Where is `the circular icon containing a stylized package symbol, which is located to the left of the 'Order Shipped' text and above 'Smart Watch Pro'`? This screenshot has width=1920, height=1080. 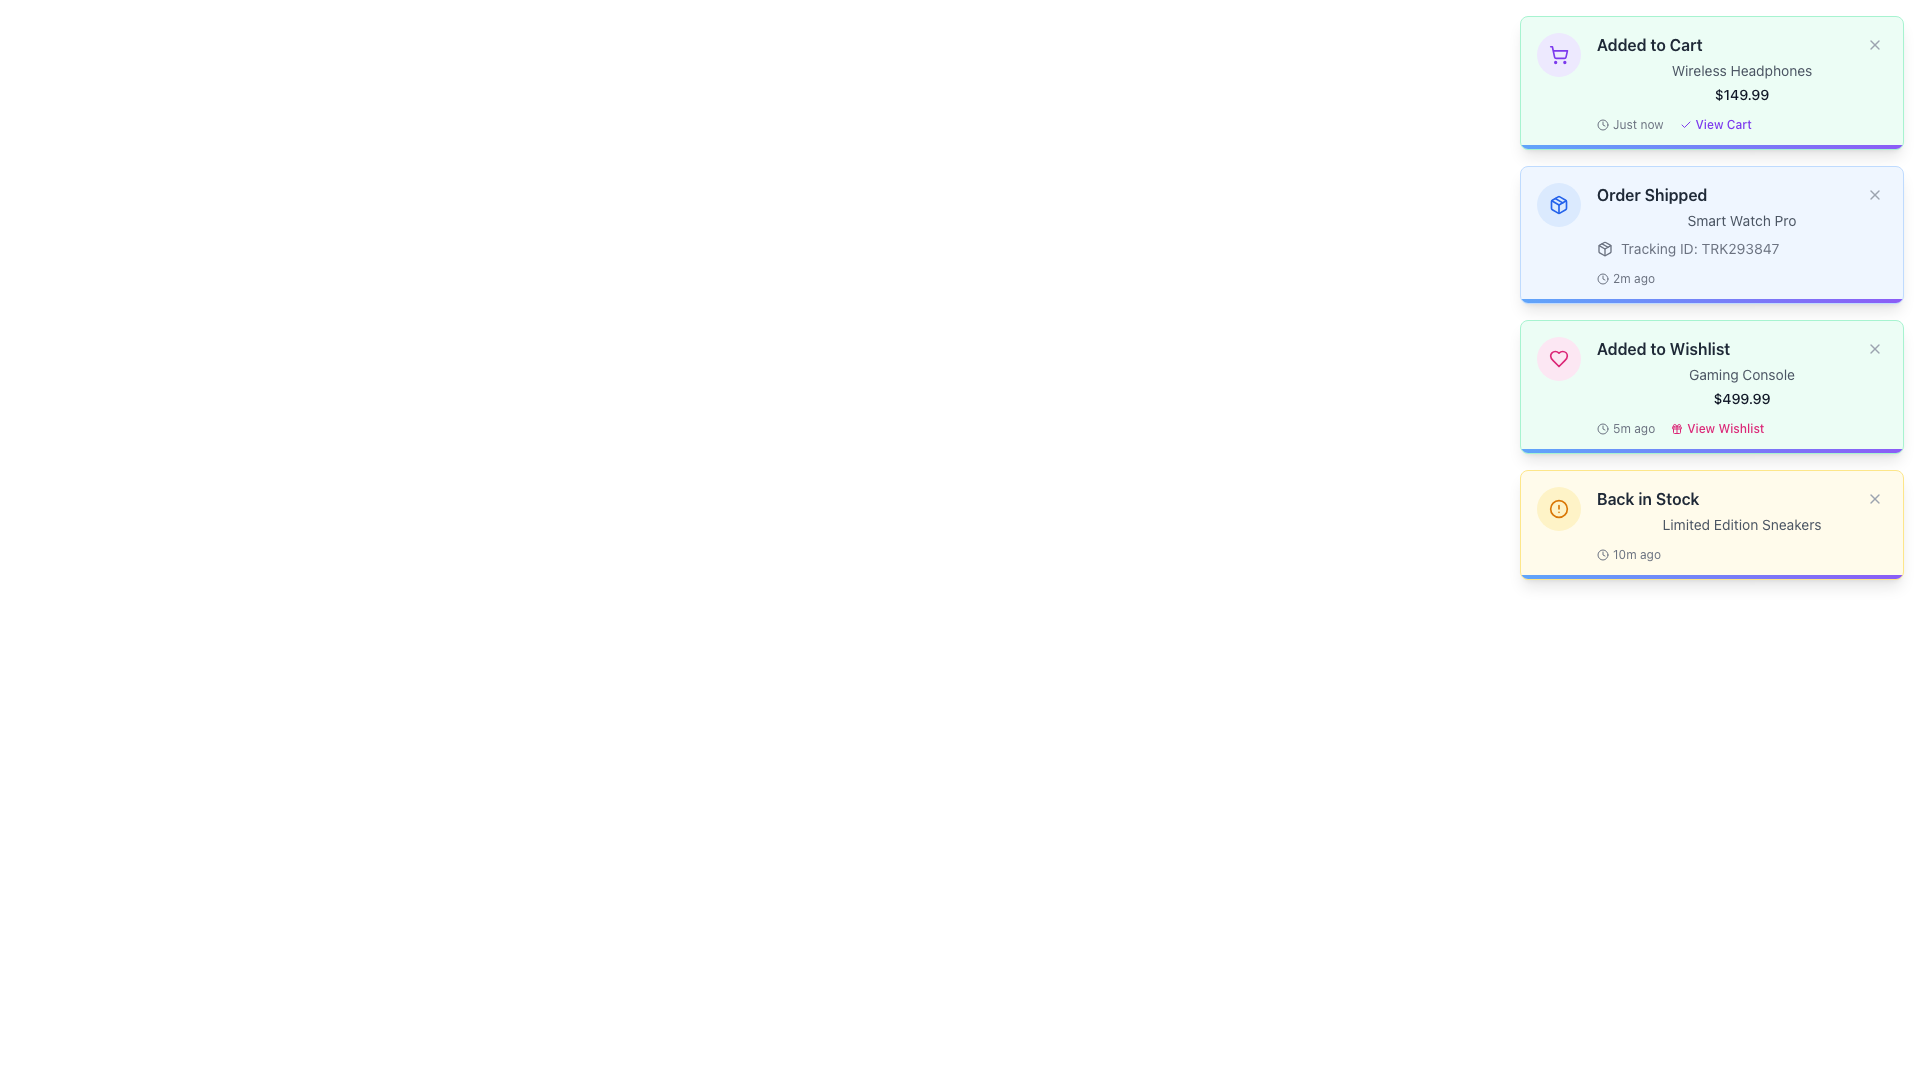 the circular icon containing a stylized package symbol, which is located to the left of the 'Order Shipped' text and above 'Smart Watch Pro' is located at coordinates (1558, 204).